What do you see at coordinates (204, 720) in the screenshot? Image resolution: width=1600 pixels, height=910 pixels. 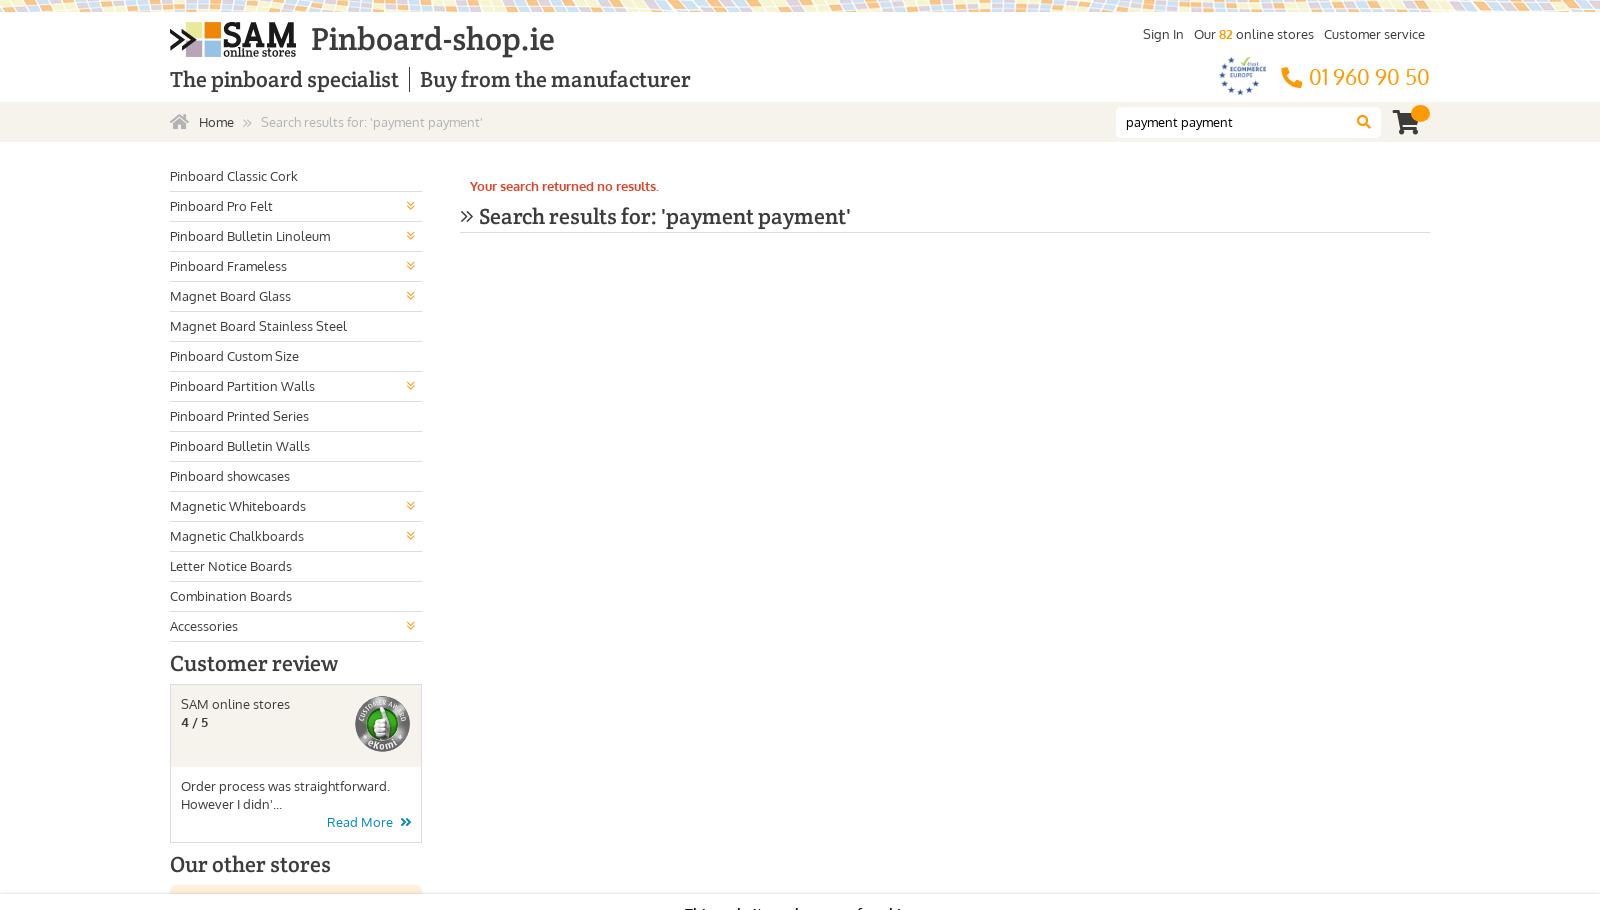 I see `'5'` at bounding box center [204, 720].